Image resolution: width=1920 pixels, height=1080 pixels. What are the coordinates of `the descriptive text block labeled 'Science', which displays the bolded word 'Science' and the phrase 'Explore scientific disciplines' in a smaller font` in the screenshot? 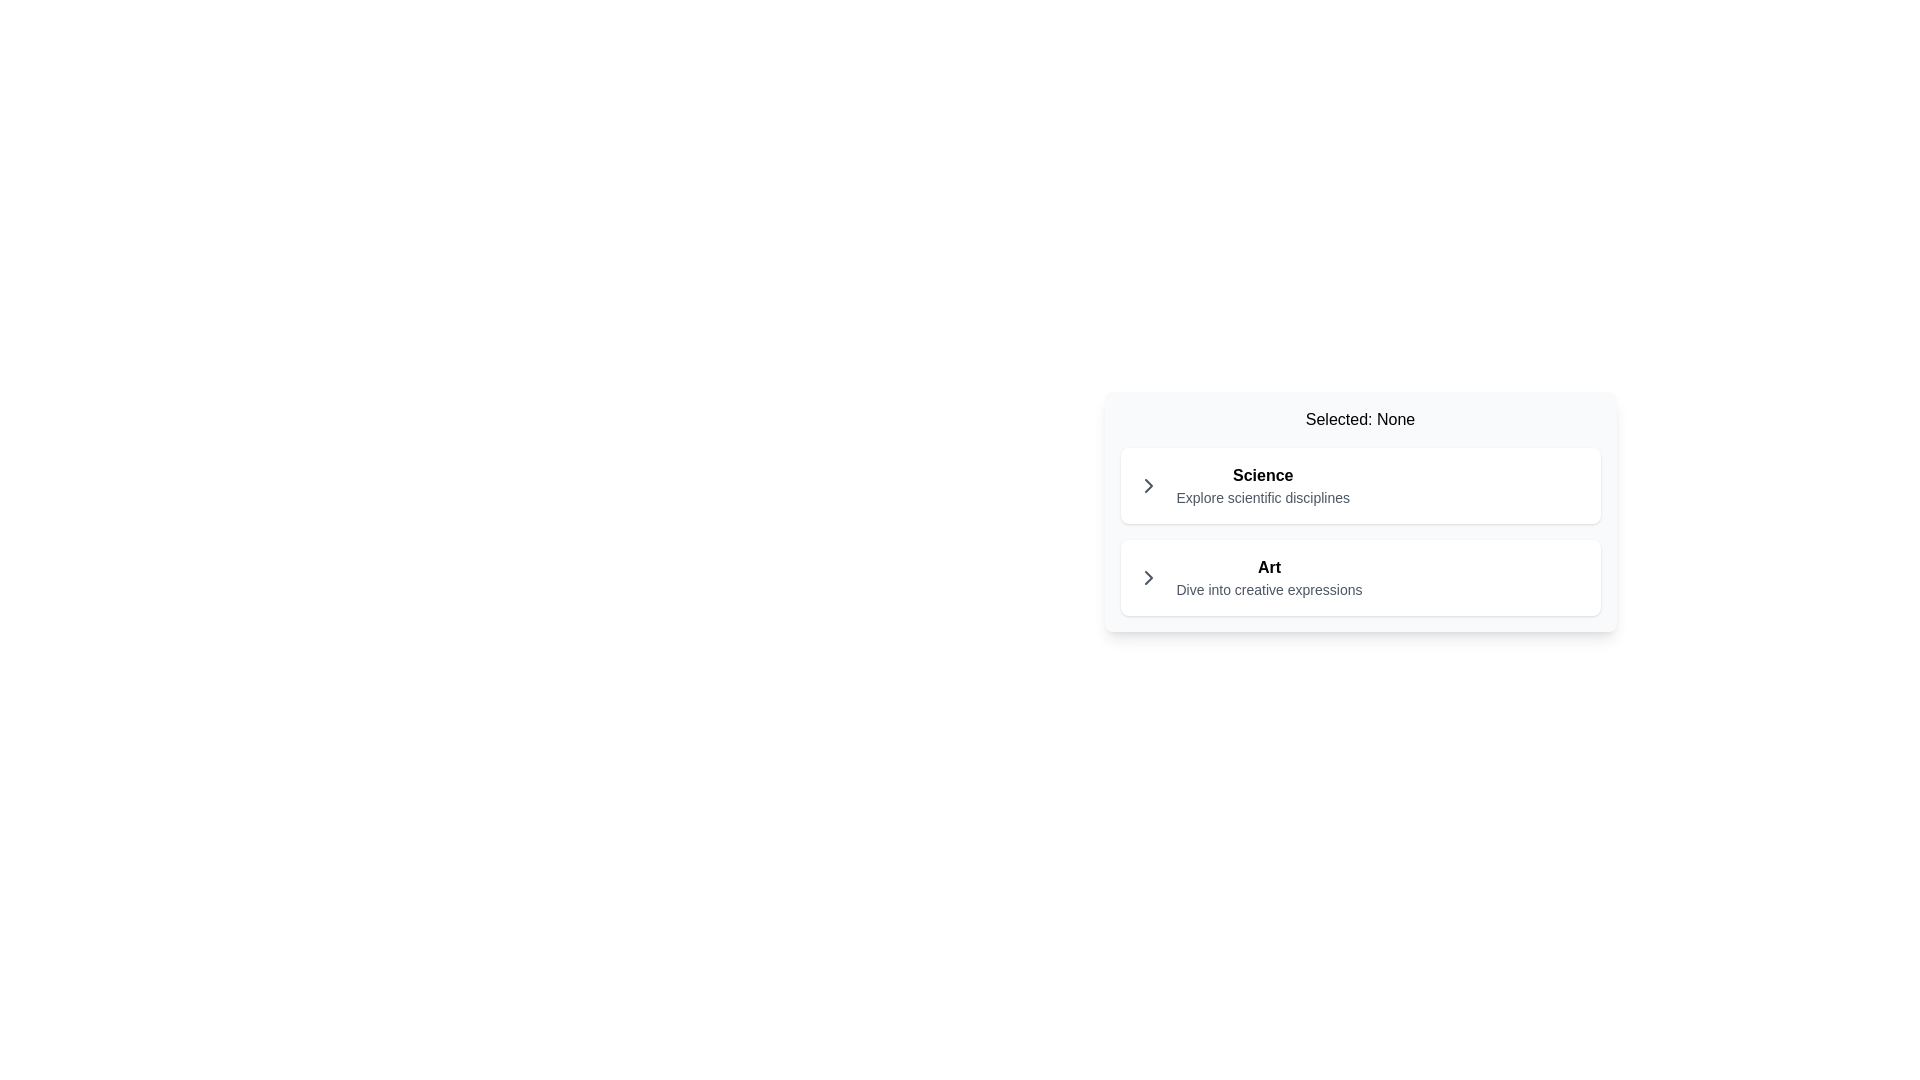 It's located at (1262, 486).